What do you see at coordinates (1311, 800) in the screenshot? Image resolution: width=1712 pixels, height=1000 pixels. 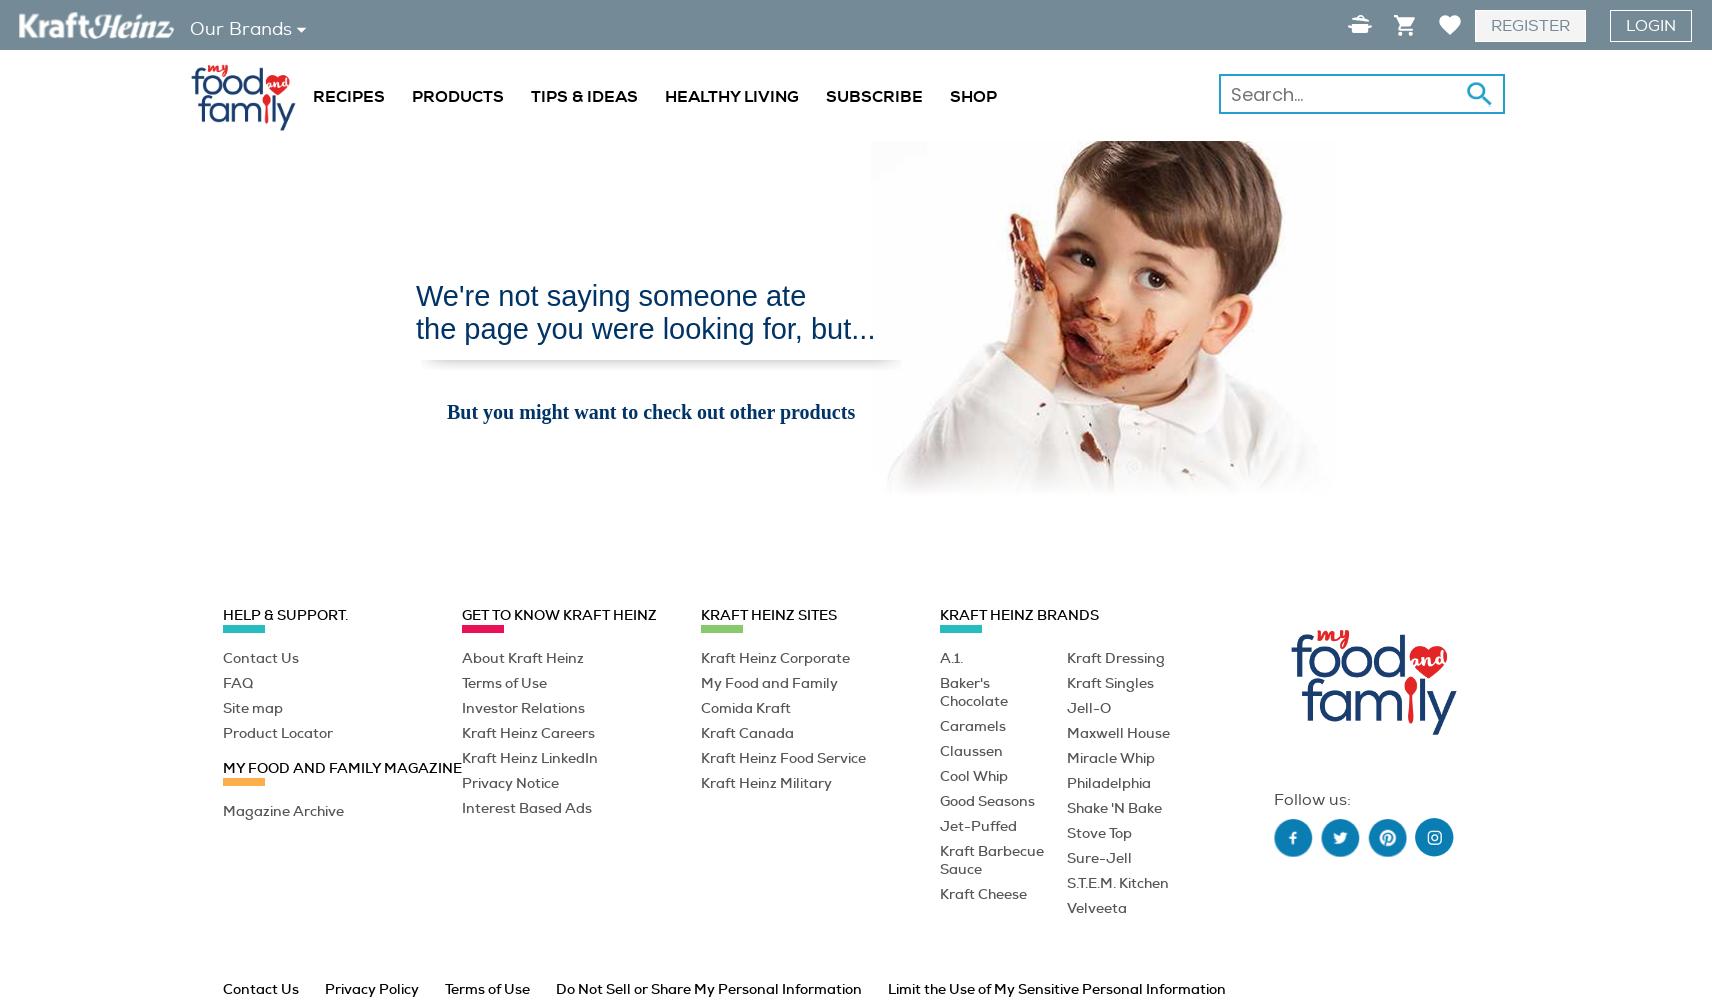 I see `'Follow us:'` at bounding box center [1311, 800].